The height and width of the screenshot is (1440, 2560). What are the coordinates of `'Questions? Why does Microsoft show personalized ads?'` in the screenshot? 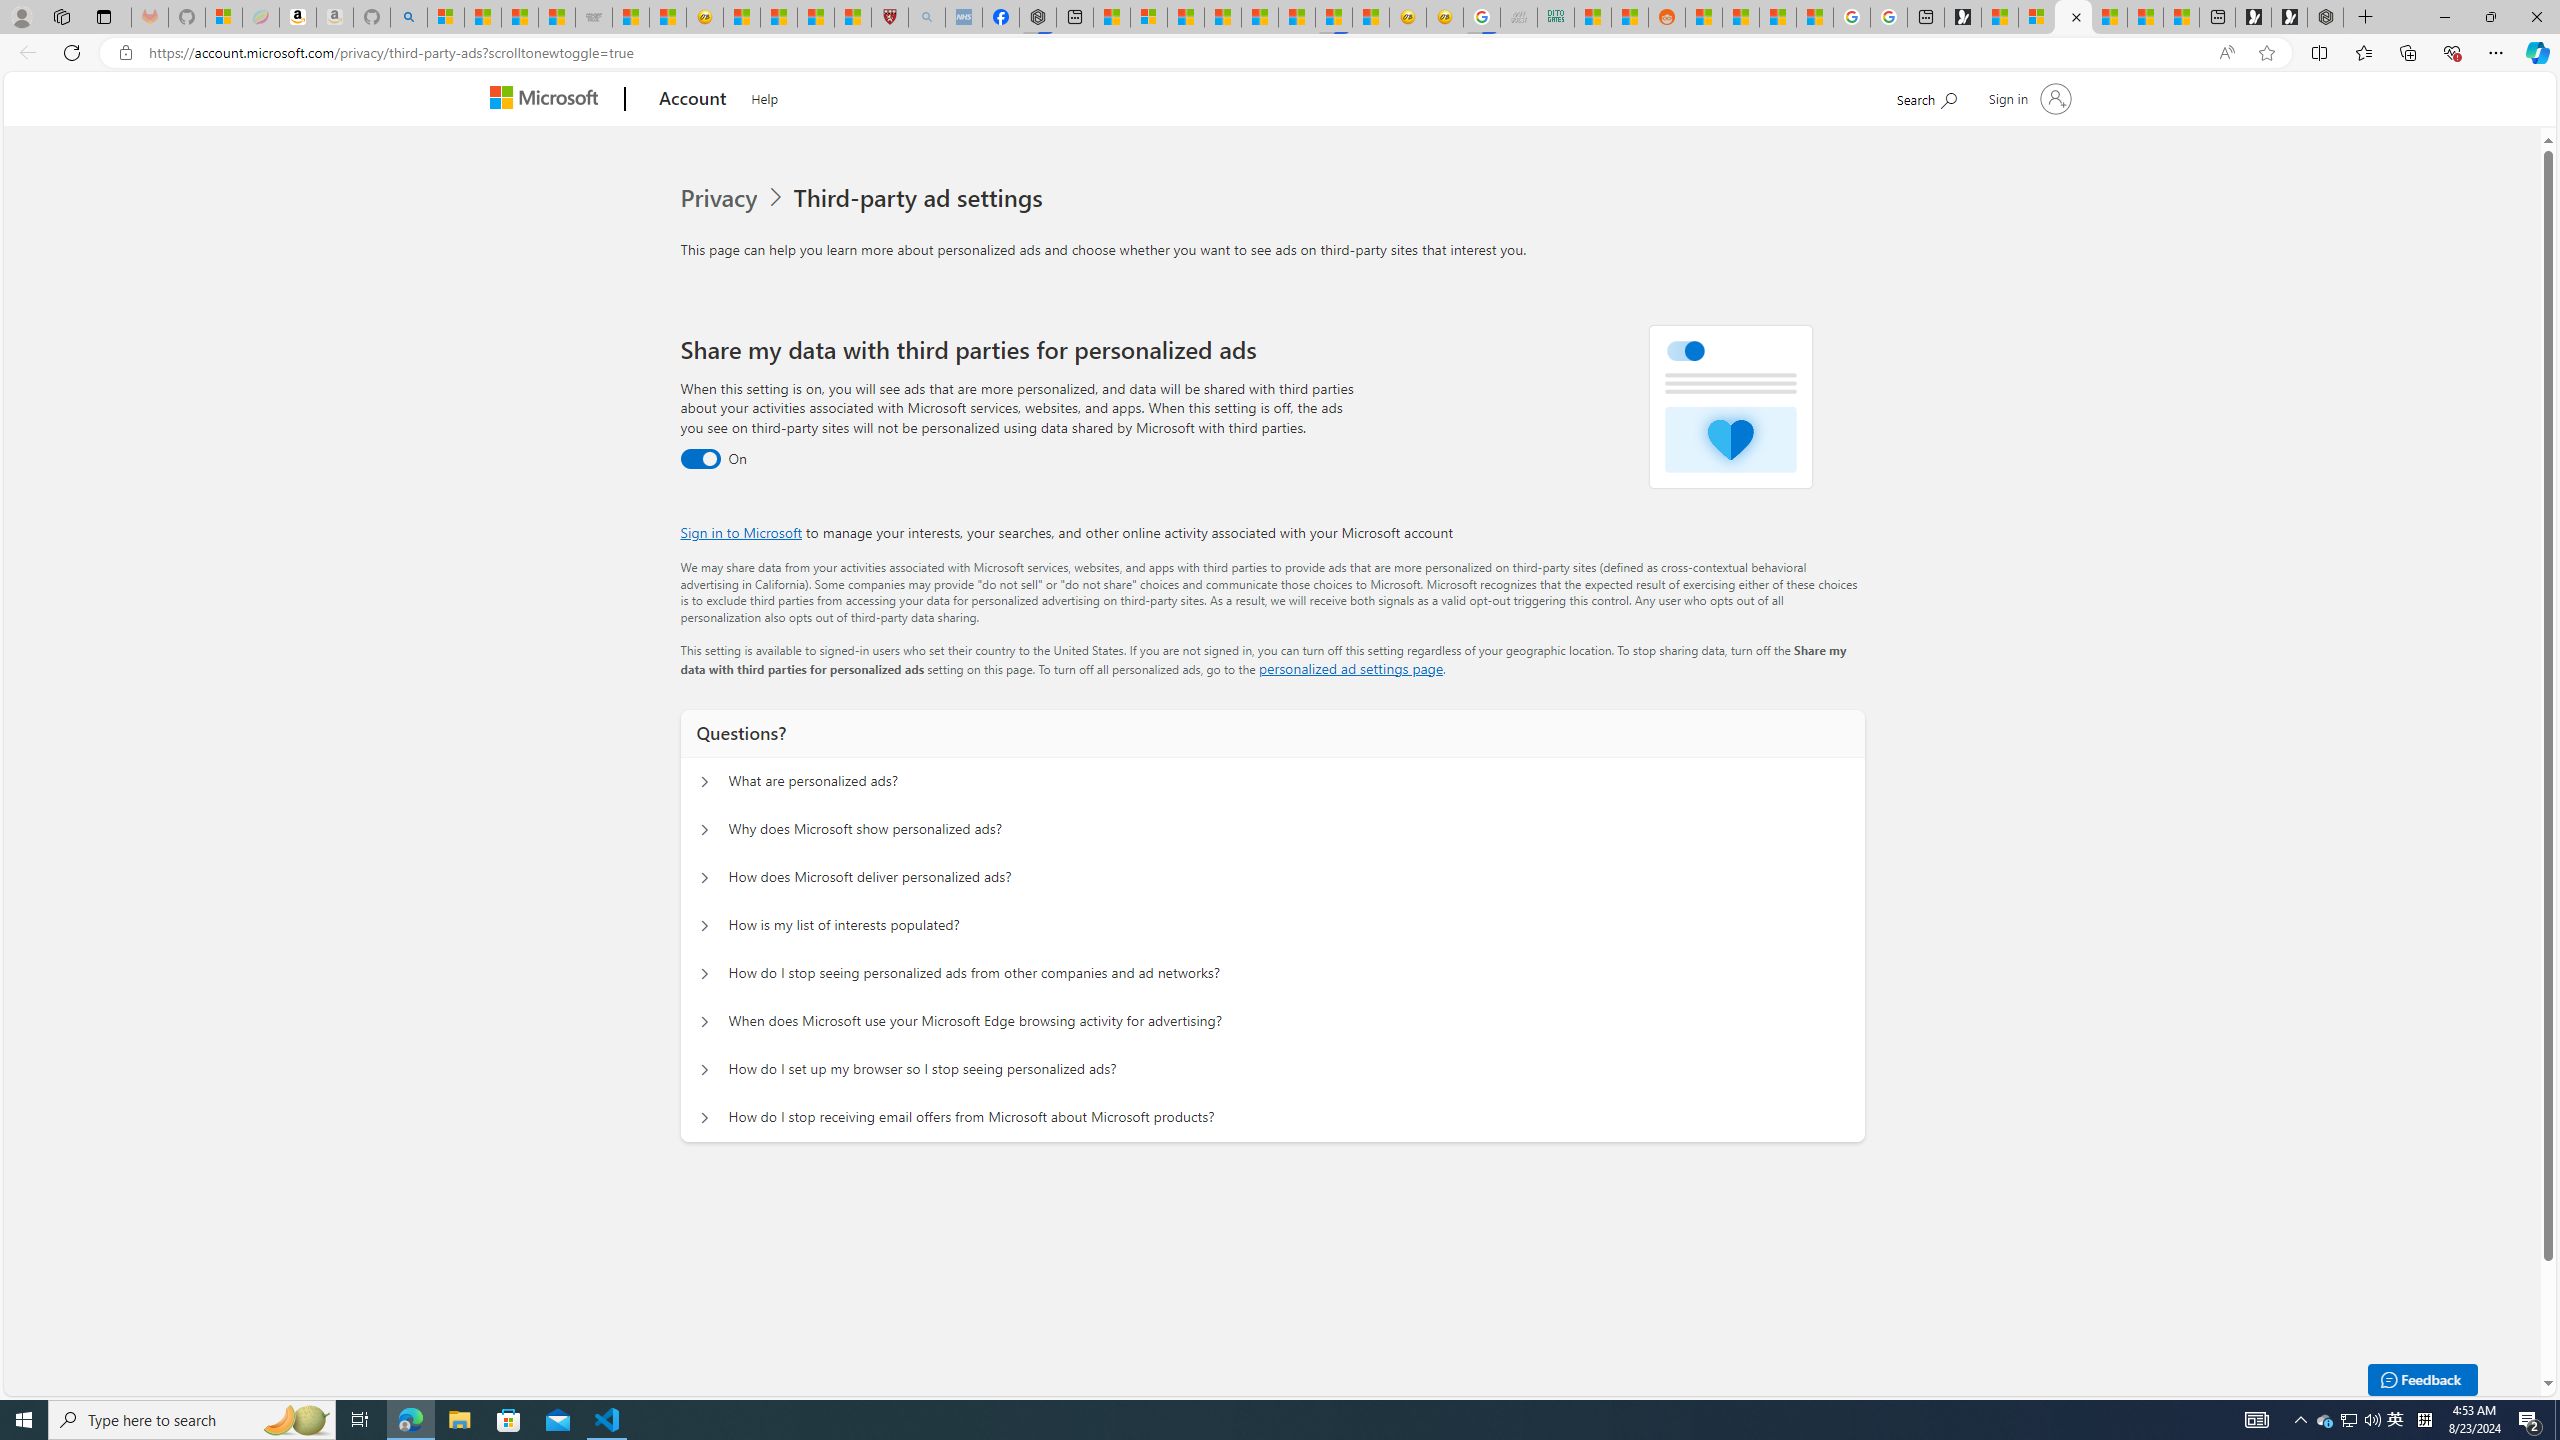 It's located at (705, 830).